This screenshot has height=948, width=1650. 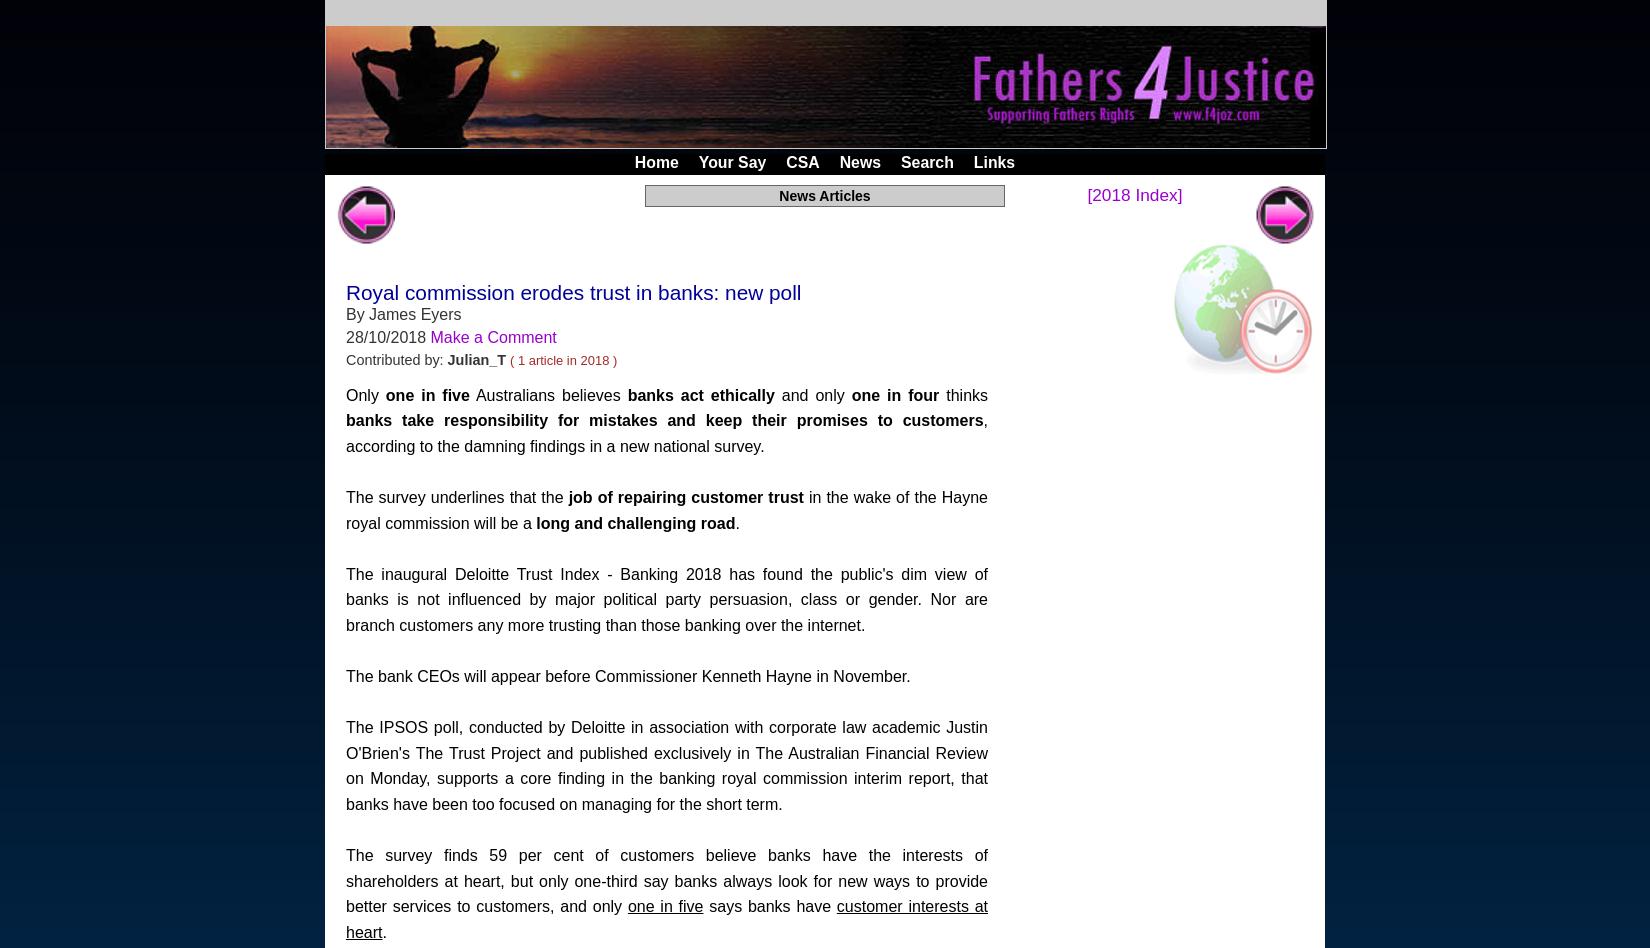 What do you see at coordinates (346, 918) in the screenshot?
I see `'customer interests at heart'` at bounding box center [346, 918].